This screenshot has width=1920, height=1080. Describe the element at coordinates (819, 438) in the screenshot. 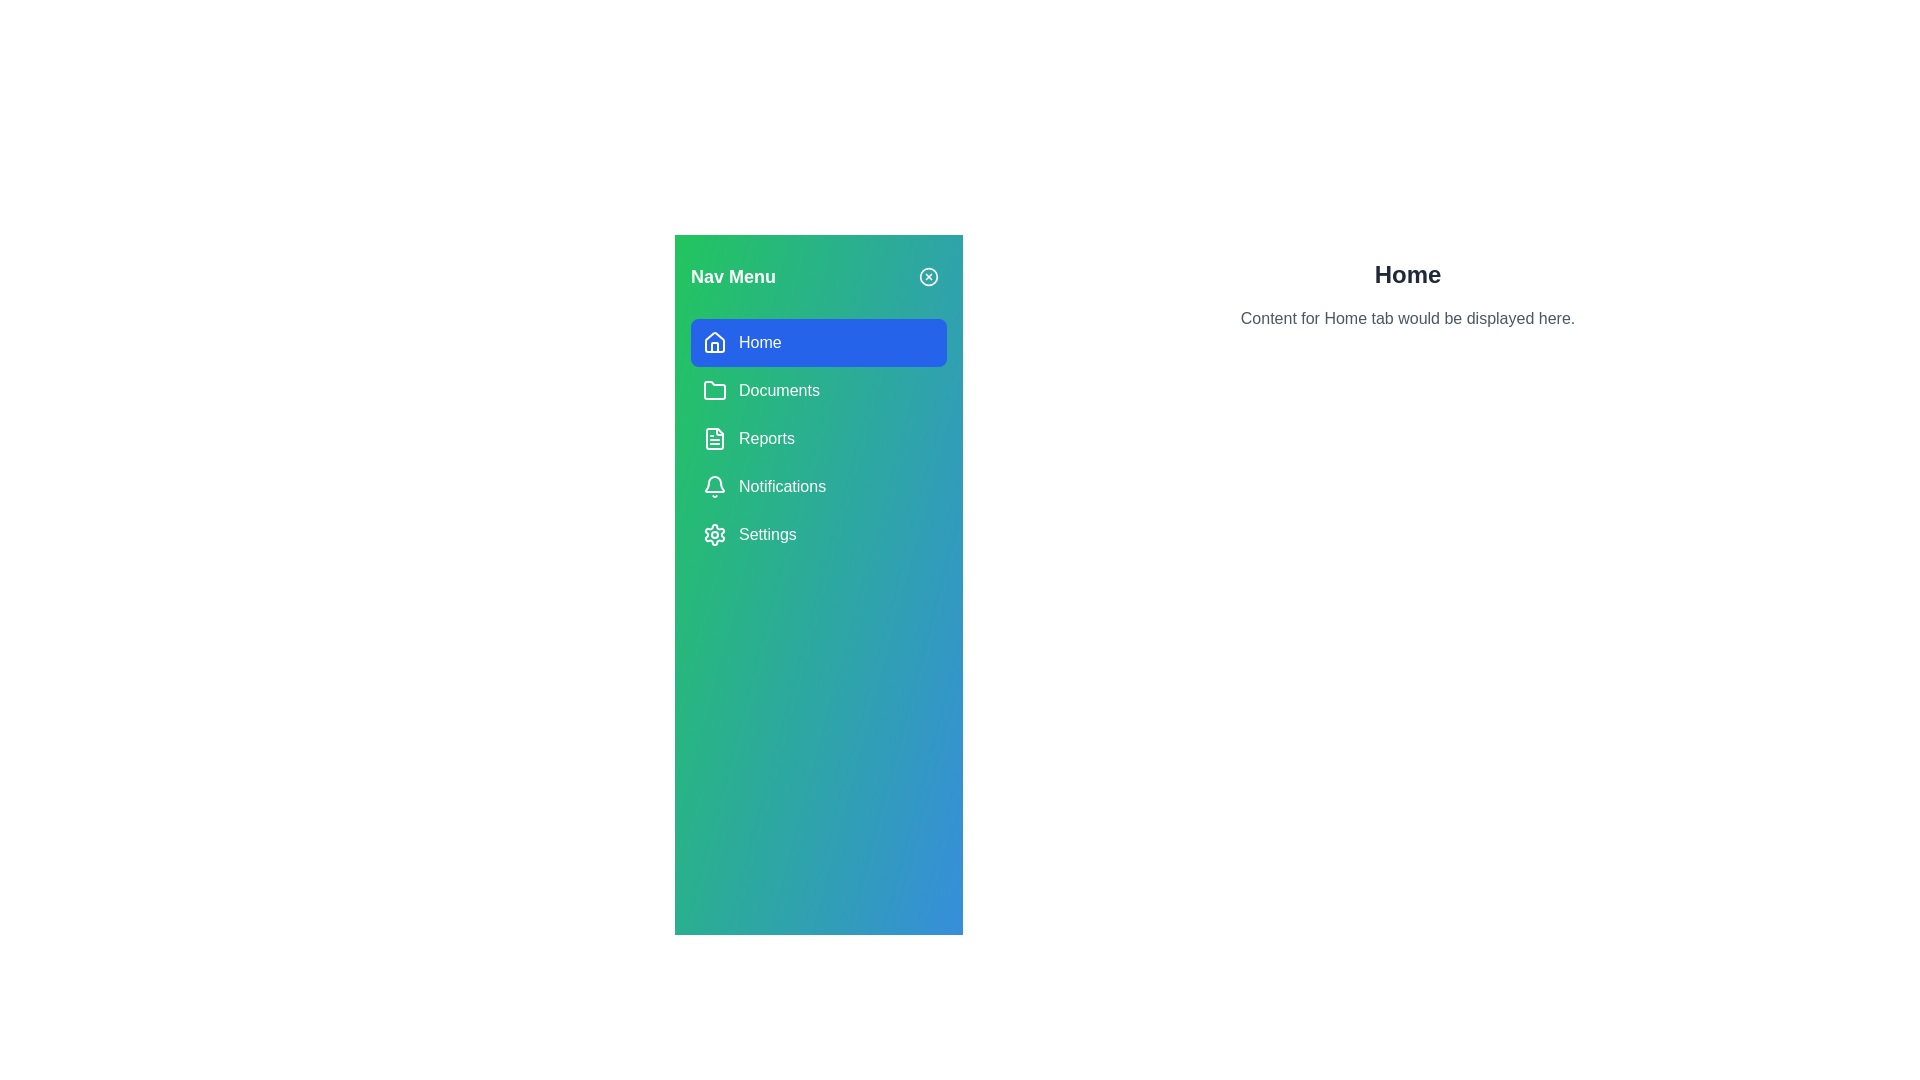

I see `the tab Reports in the navigation menu` at that location.